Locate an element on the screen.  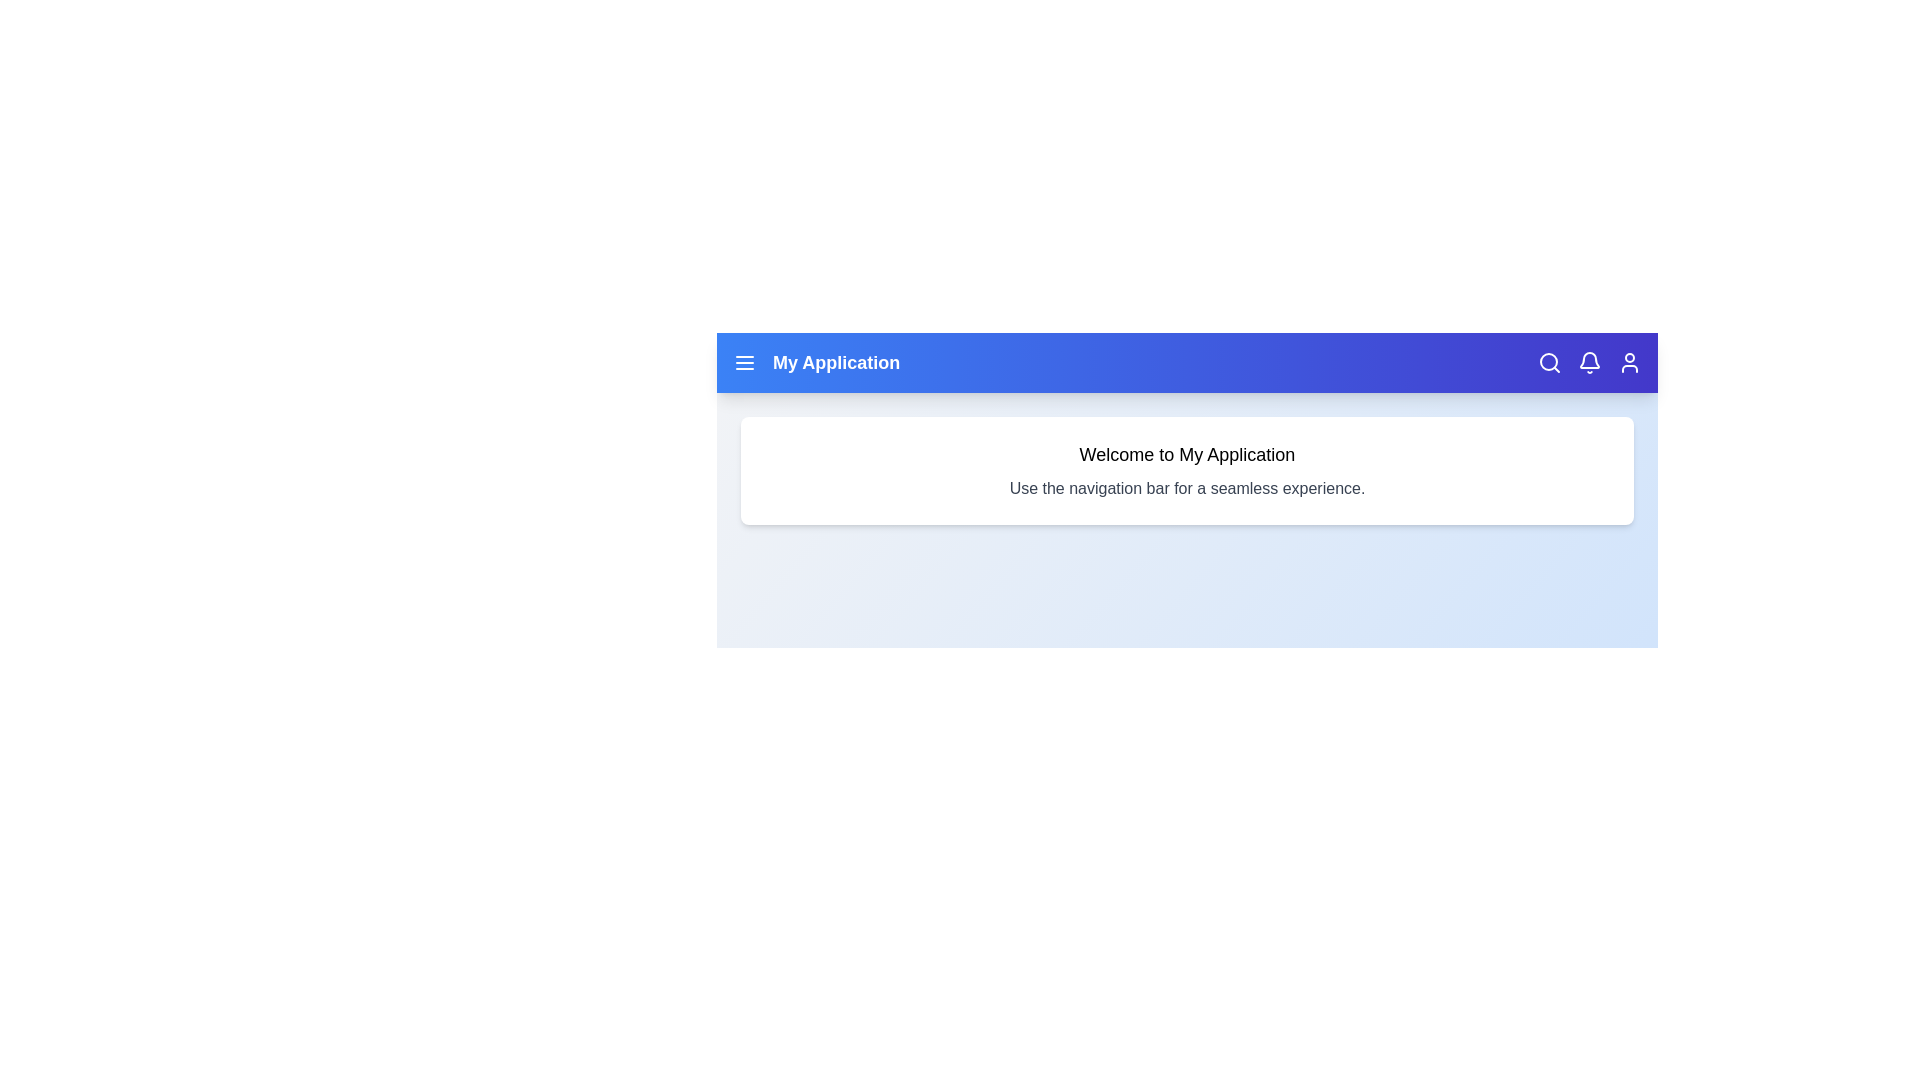
the search icon in the navigation bar is located at coordinates (1549, 362).